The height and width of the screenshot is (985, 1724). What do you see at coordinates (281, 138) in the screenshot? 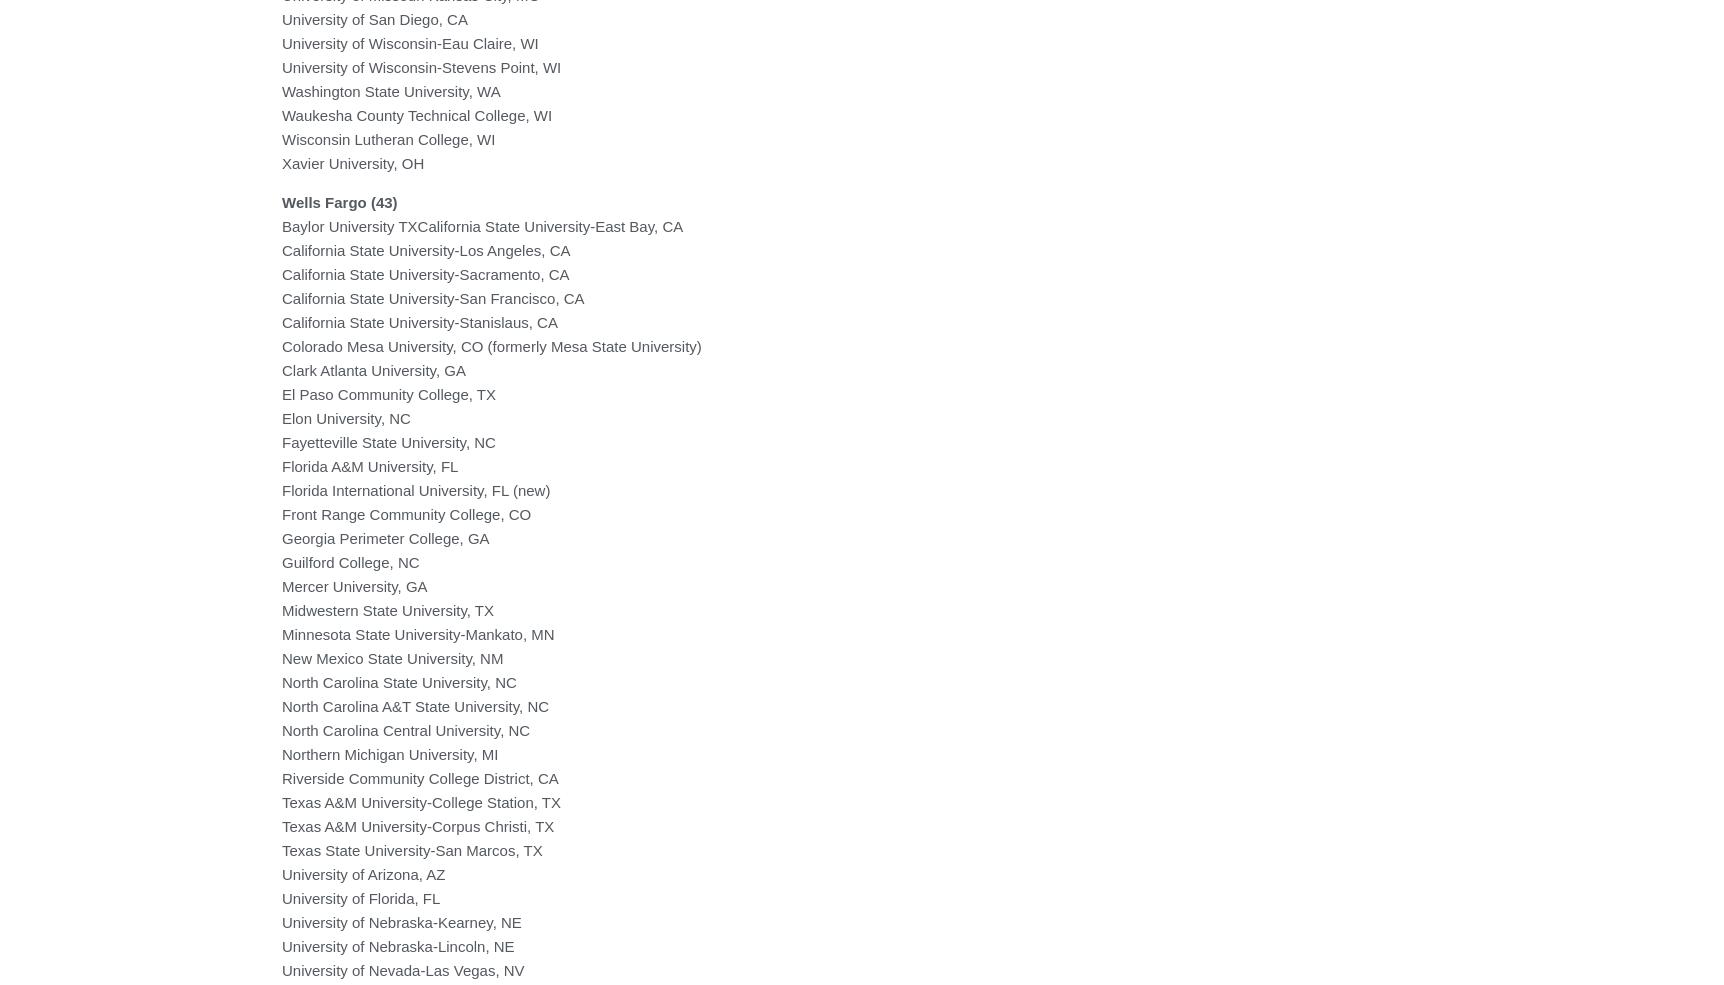
I see `'Wisconsin Lutheran College, WI'` at bounding box center [281, 138].